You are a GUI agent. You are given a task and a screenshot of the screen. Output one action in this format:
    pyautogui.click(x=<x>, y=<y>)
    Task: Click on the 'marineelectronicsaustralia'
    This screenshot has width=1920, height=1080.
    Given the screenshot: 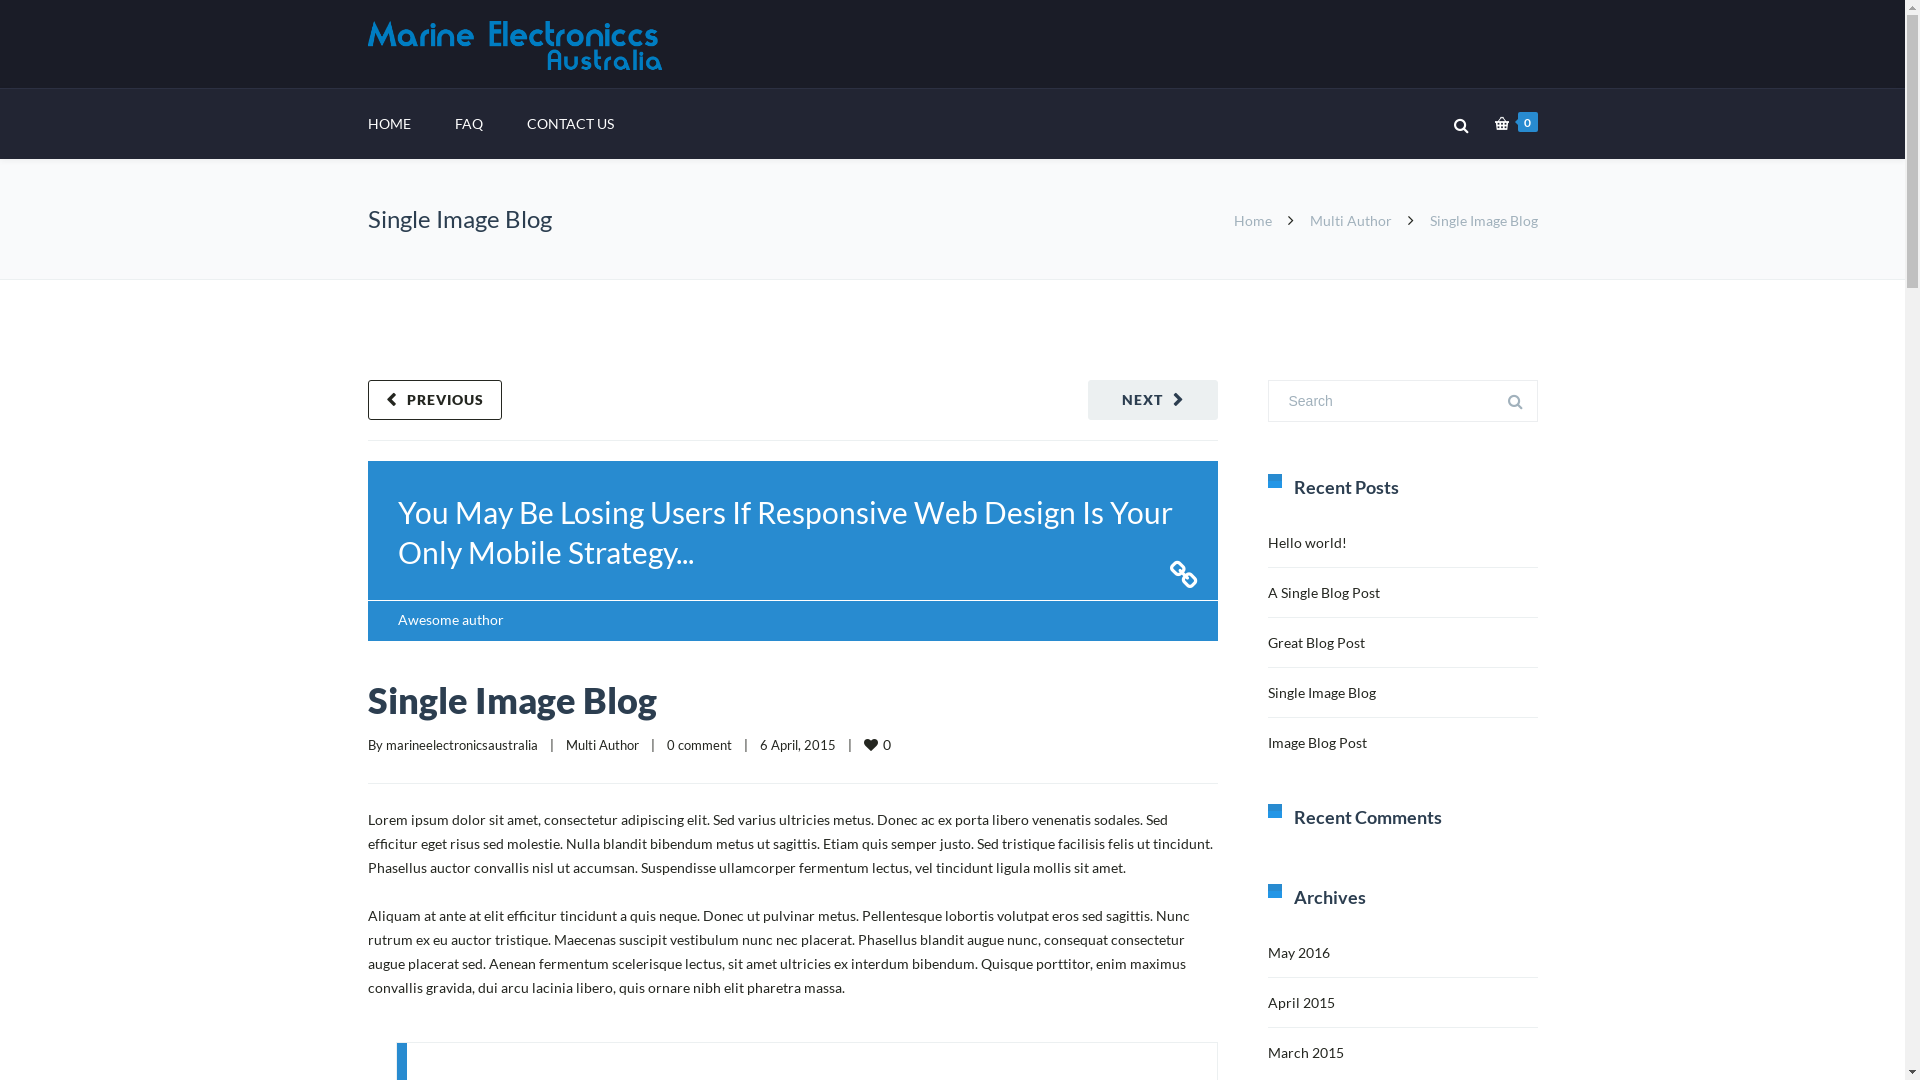 What is the action you would take?
    pyautogui.click(x=460, y=744)
    